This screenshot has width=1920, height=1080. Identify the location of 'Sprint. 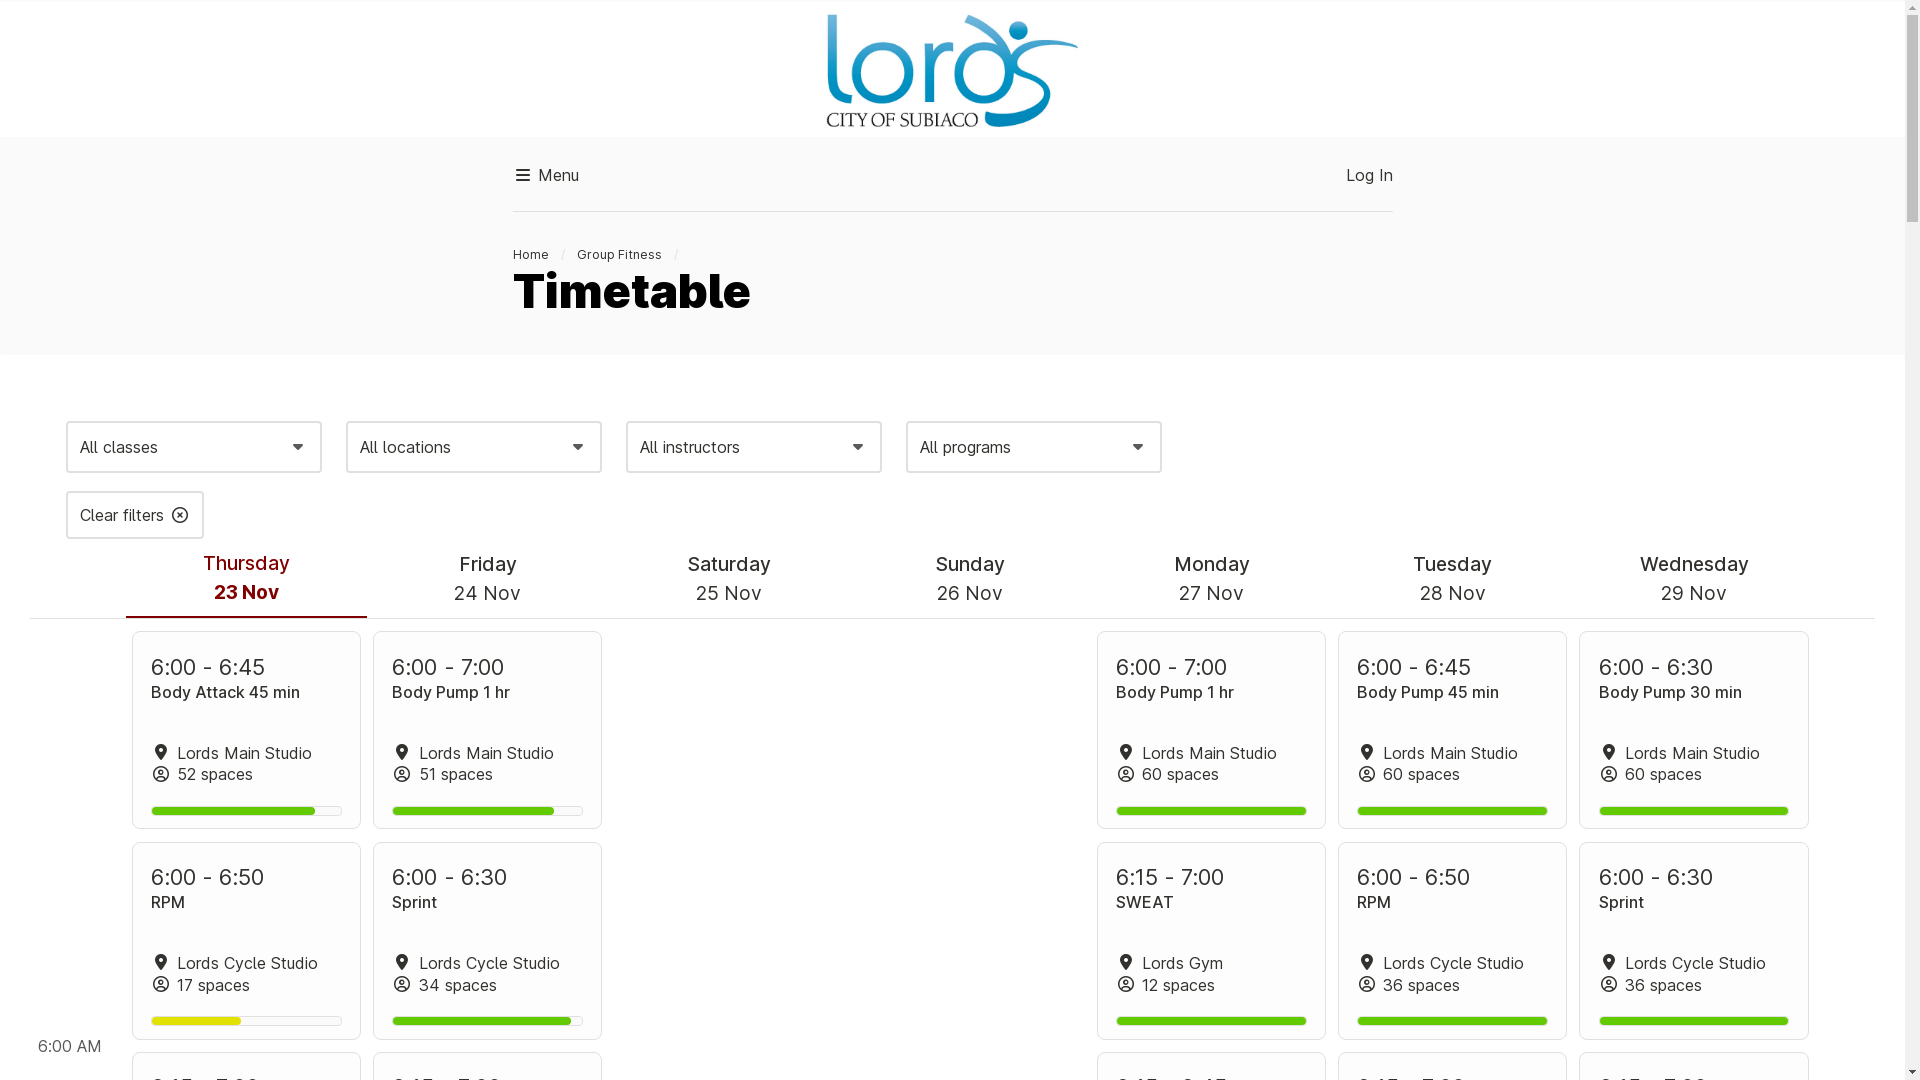
(487, 941).